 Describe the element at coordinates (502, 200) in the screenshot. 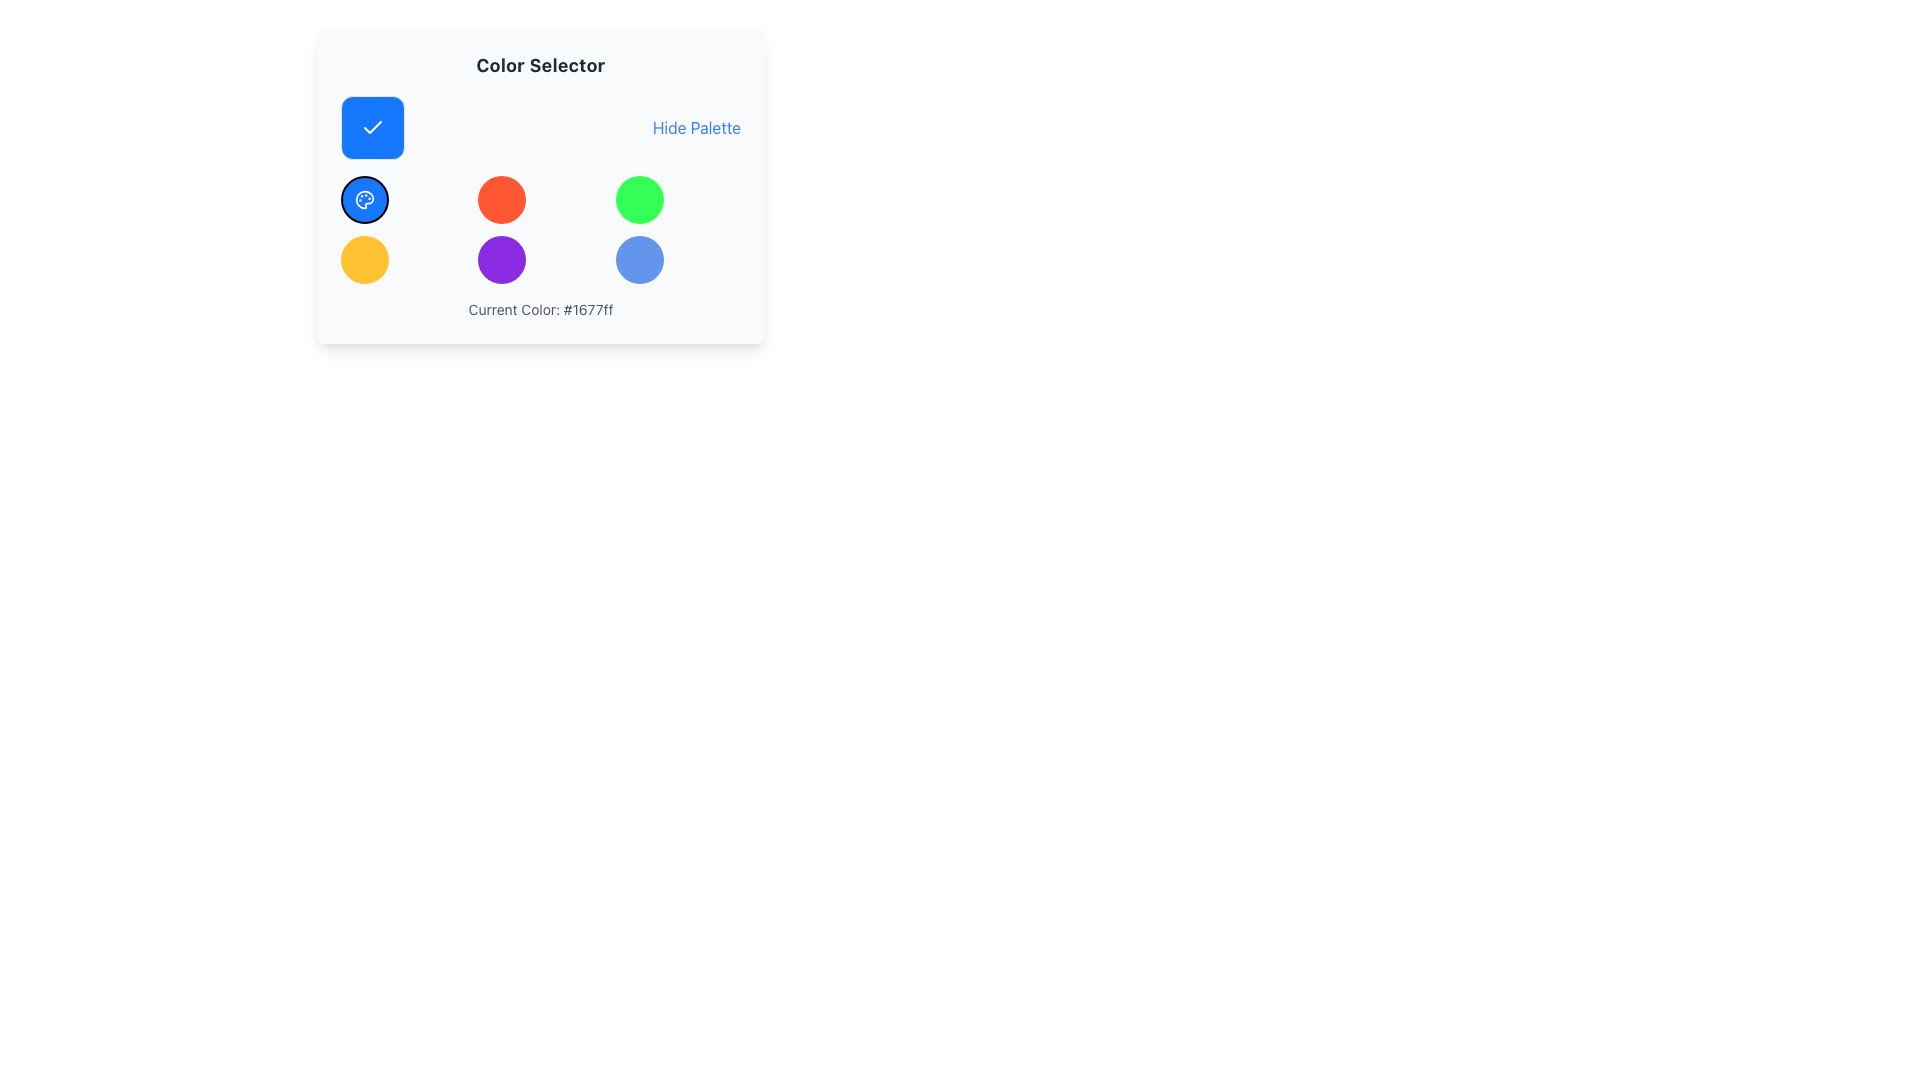

I see `the circular bright red button in the second row and second column of the color selector grid` at that location.